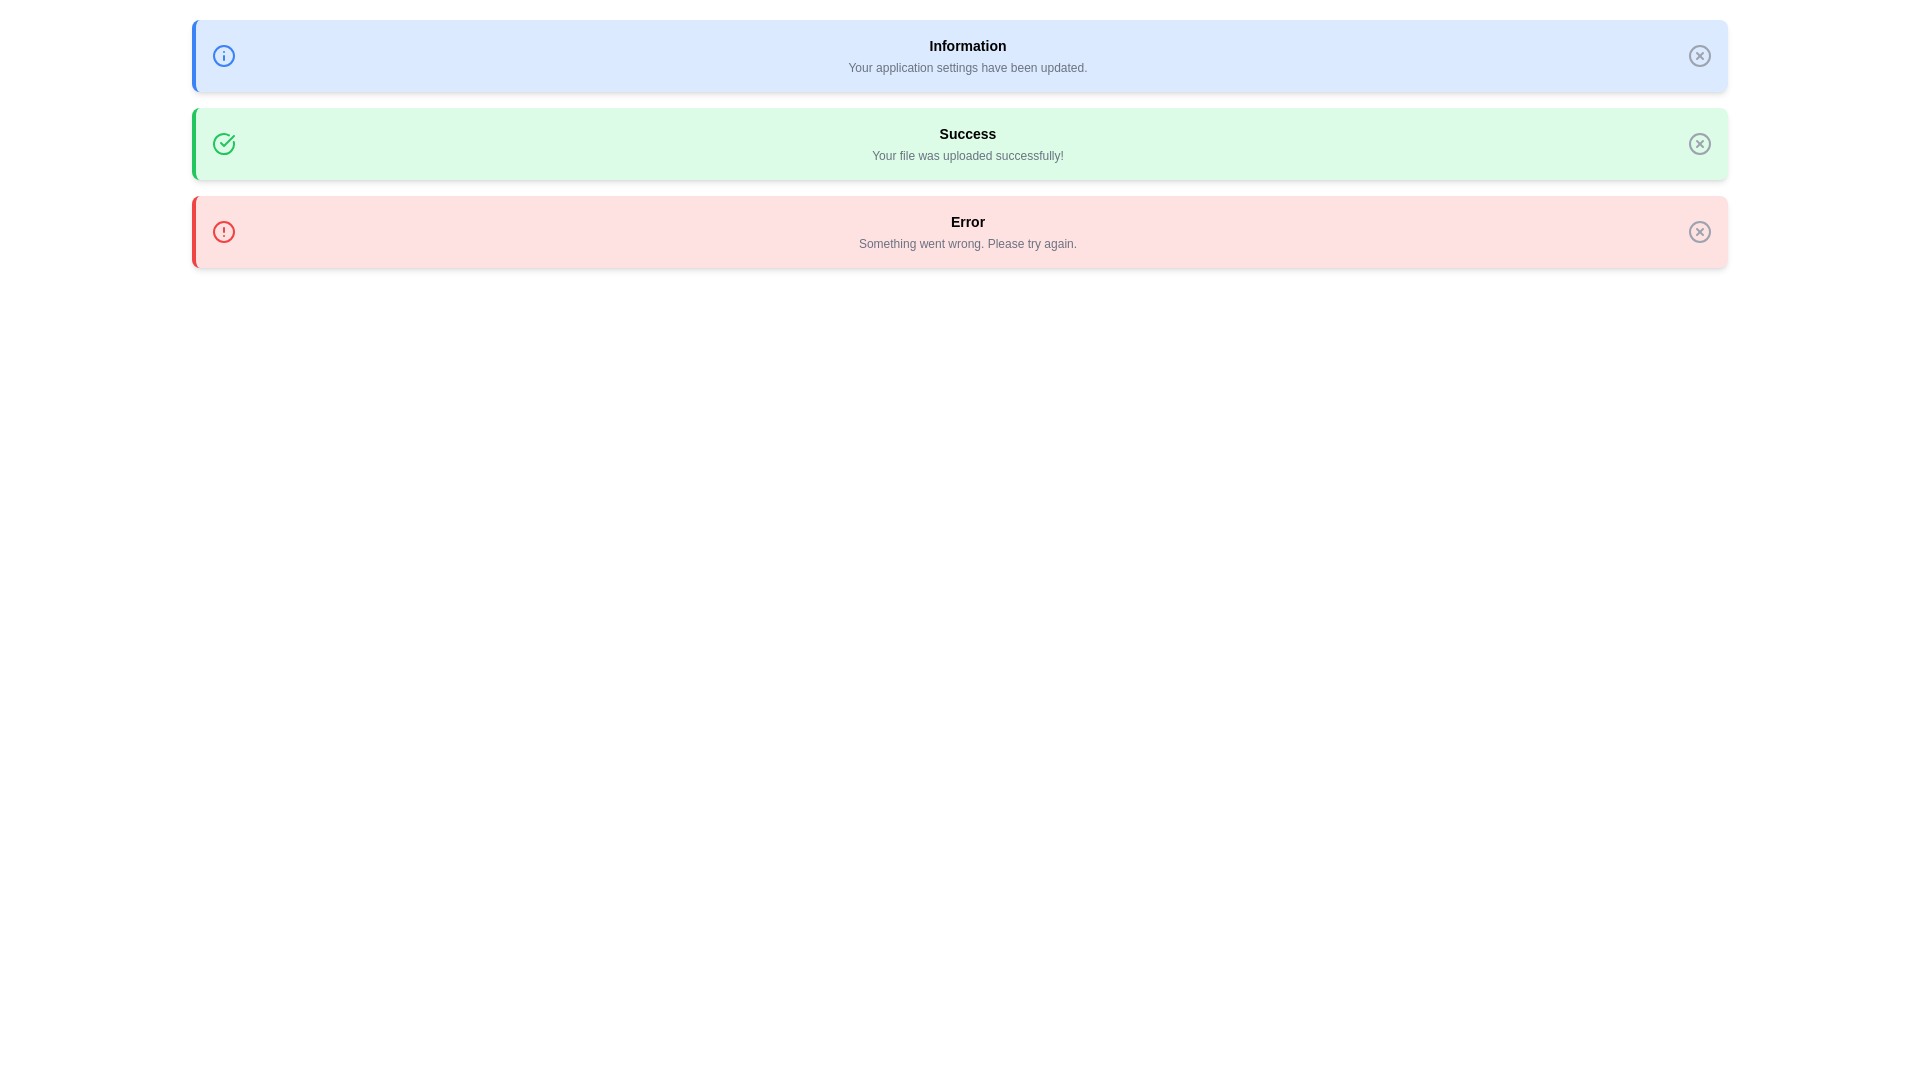 This screenshot has width=1920, height=1080. I want to click on close button on the 'Information' snackbar to remove it, so click(1698, 55).